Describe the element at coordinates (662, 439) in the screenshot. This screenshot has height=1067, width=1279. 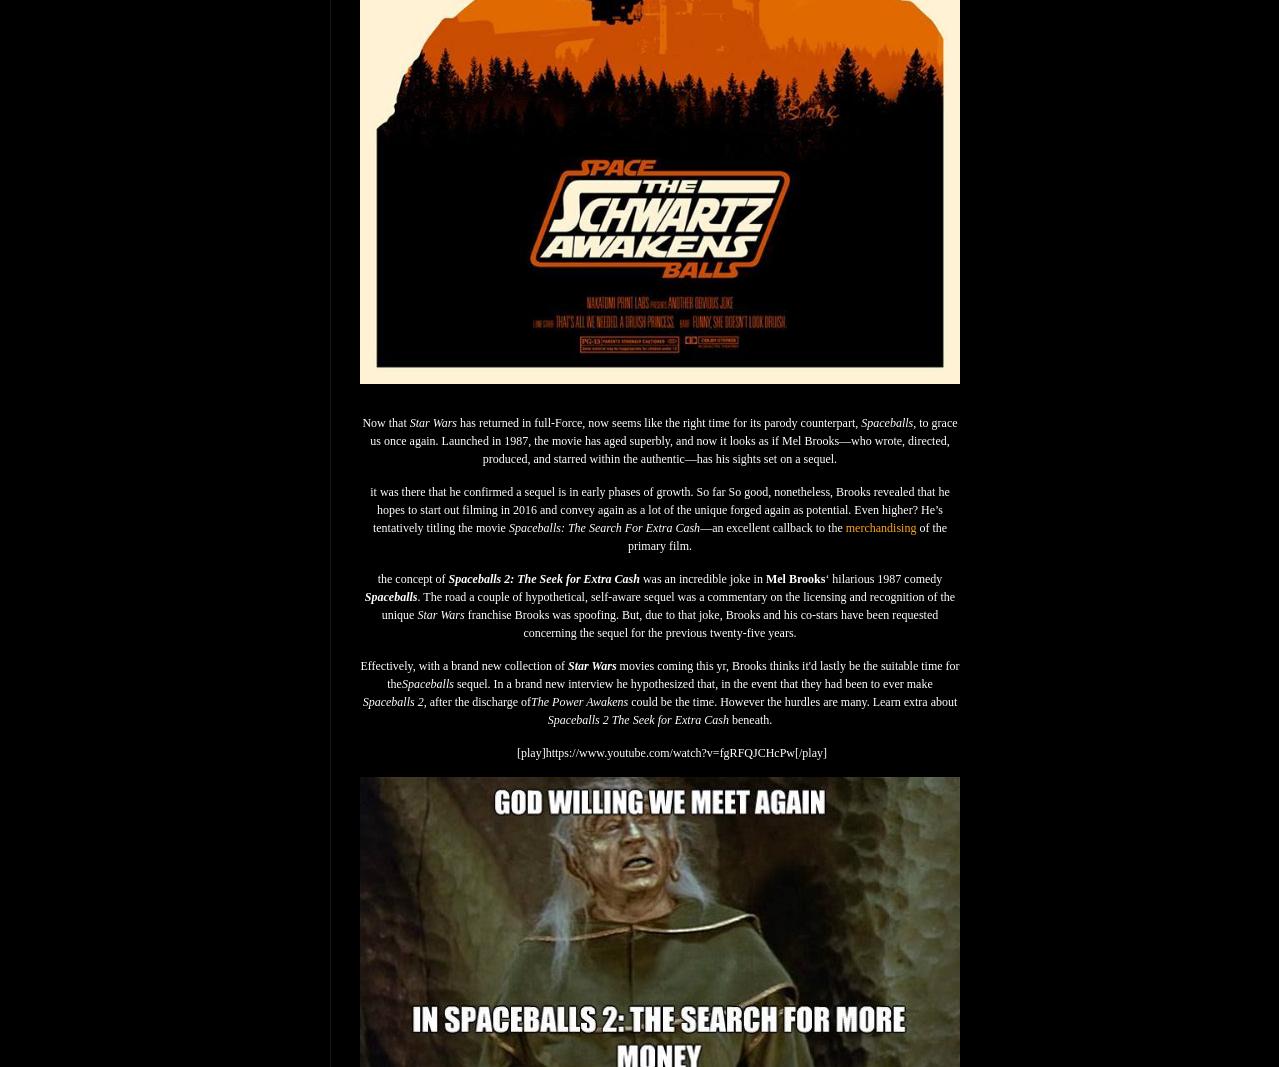
I see `', to grace us once again. Launched in 1987, the movie has aged superbly, and now it looks as if Mel Brooks—who wrote, directed, produced, and starred within the authentic—has his sights set on a sequel.'` at that location.